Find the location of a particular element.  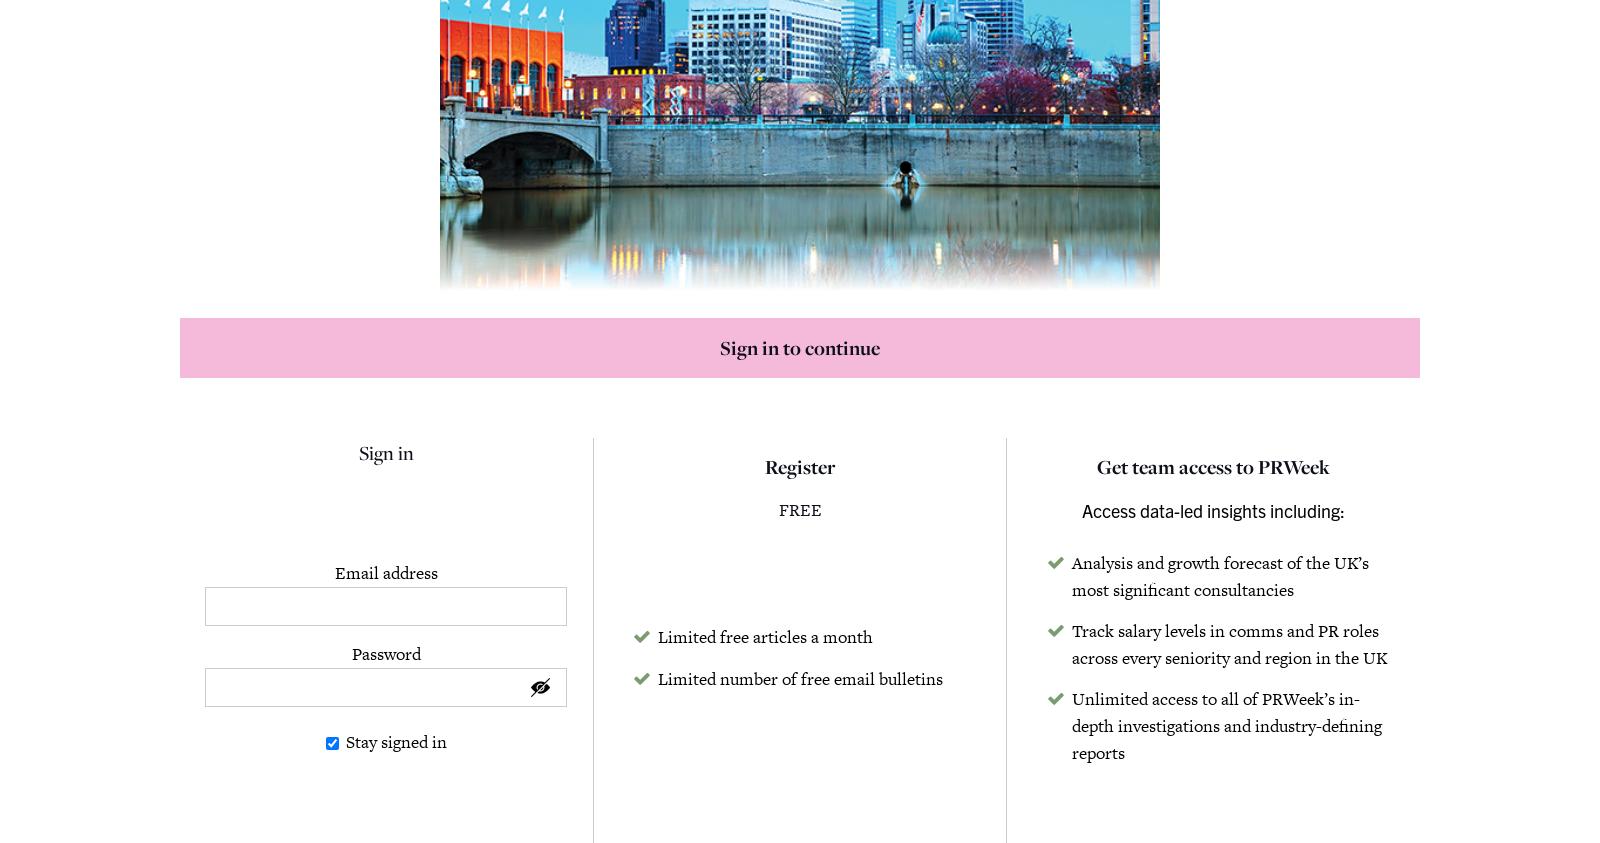

'Sign in to continue' is located at coordinates (800, 345).